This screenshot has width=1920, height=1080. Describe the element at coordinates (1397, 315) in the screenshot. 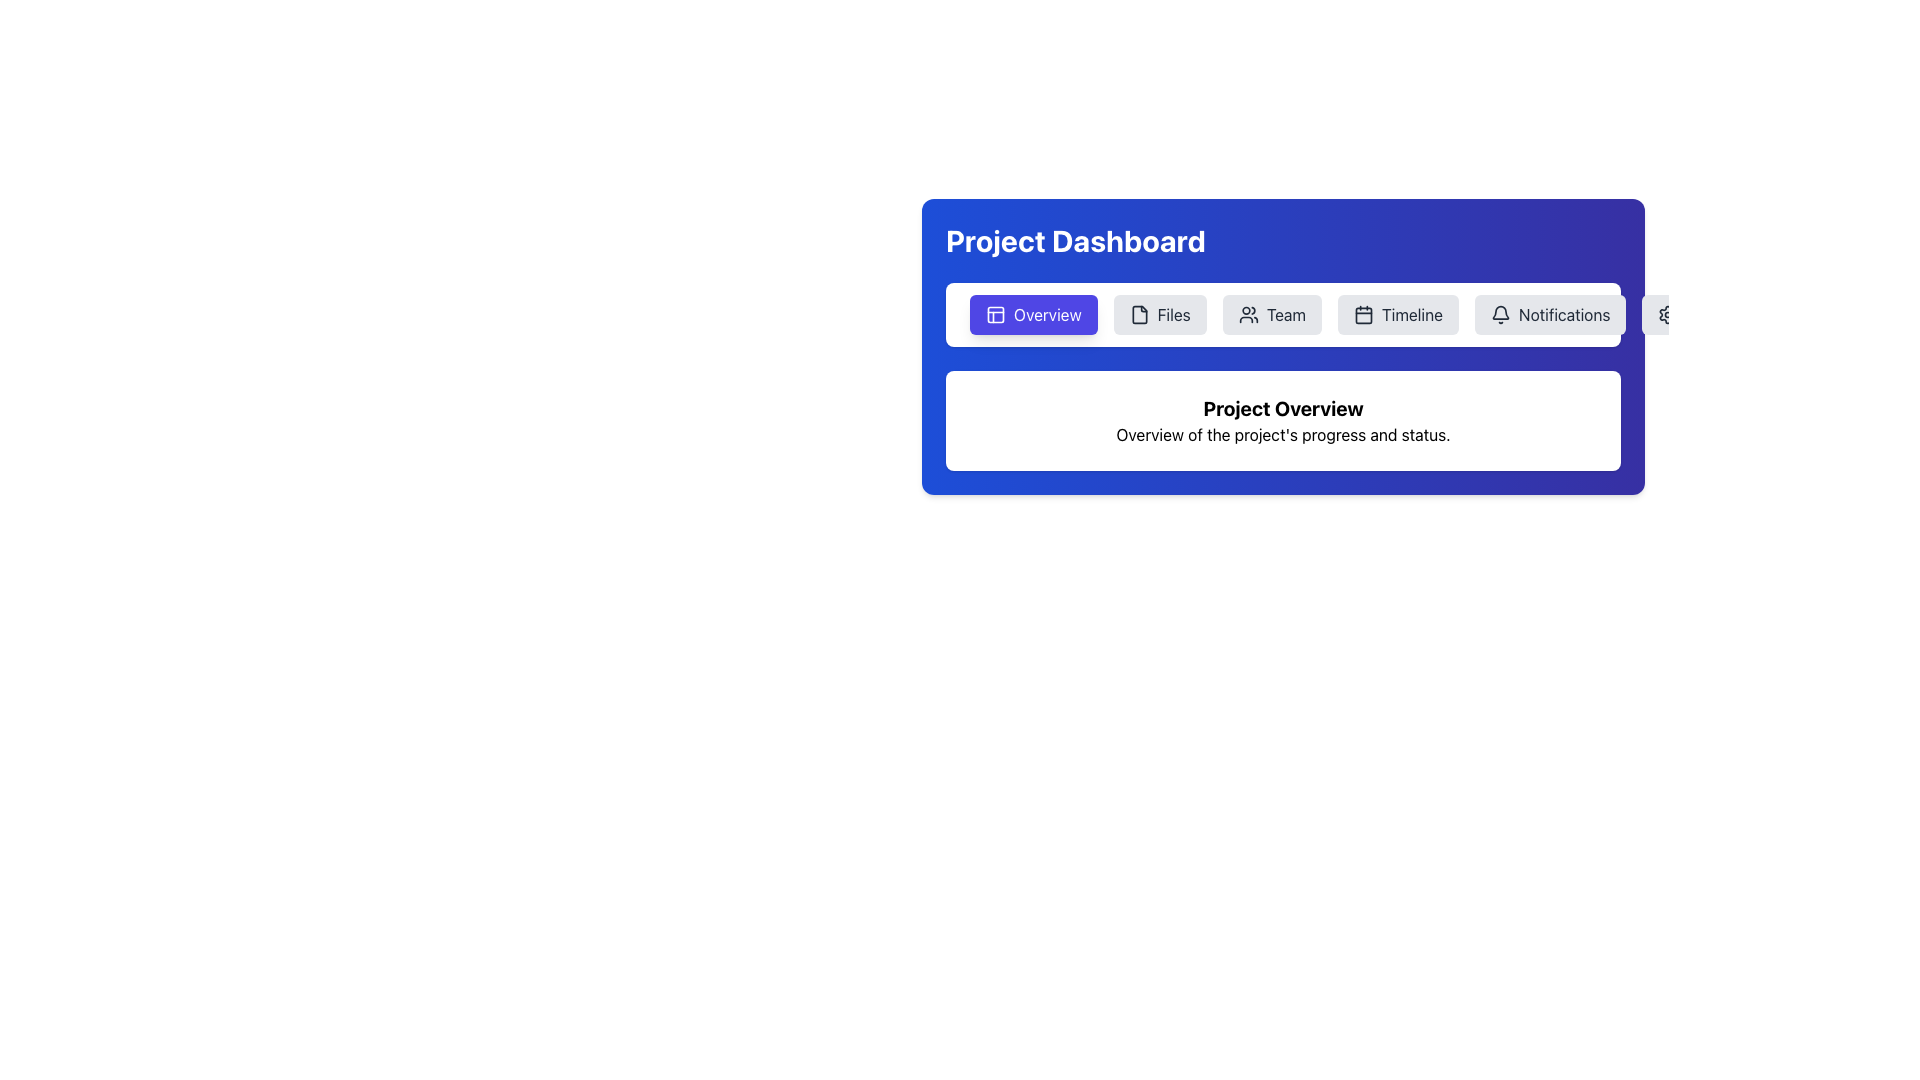

I see `the navigation button located in the navigation bar, positioned between 'Team' and 'Notifications'` at that location.